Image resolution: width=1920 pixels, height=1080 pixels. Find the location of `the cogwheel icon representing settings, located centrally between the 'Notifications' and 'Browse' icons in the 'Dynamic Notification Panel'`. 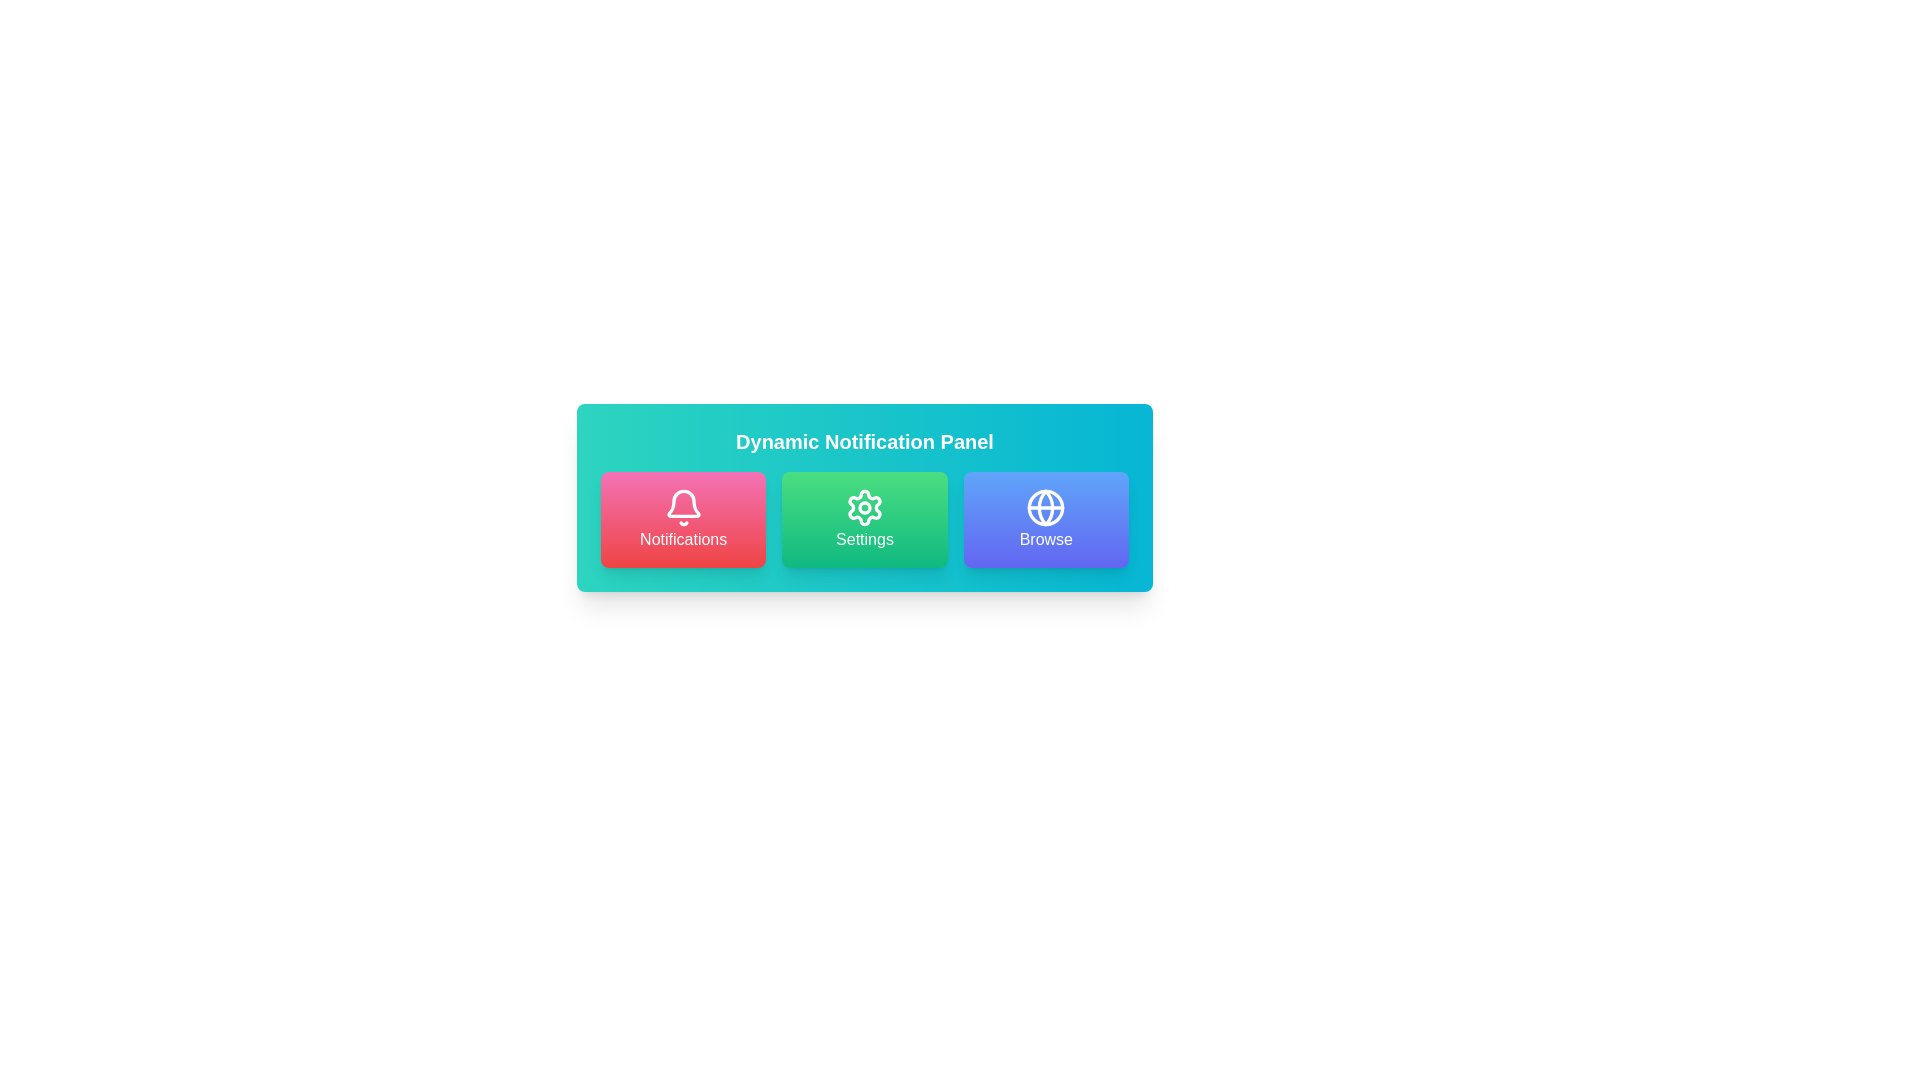

the cogwheel icon representing settings, located centrally between the 'Notifications' and 'Browse' icons in the 'Dynamic Notification Panel' is located at coordinates (864, 507).